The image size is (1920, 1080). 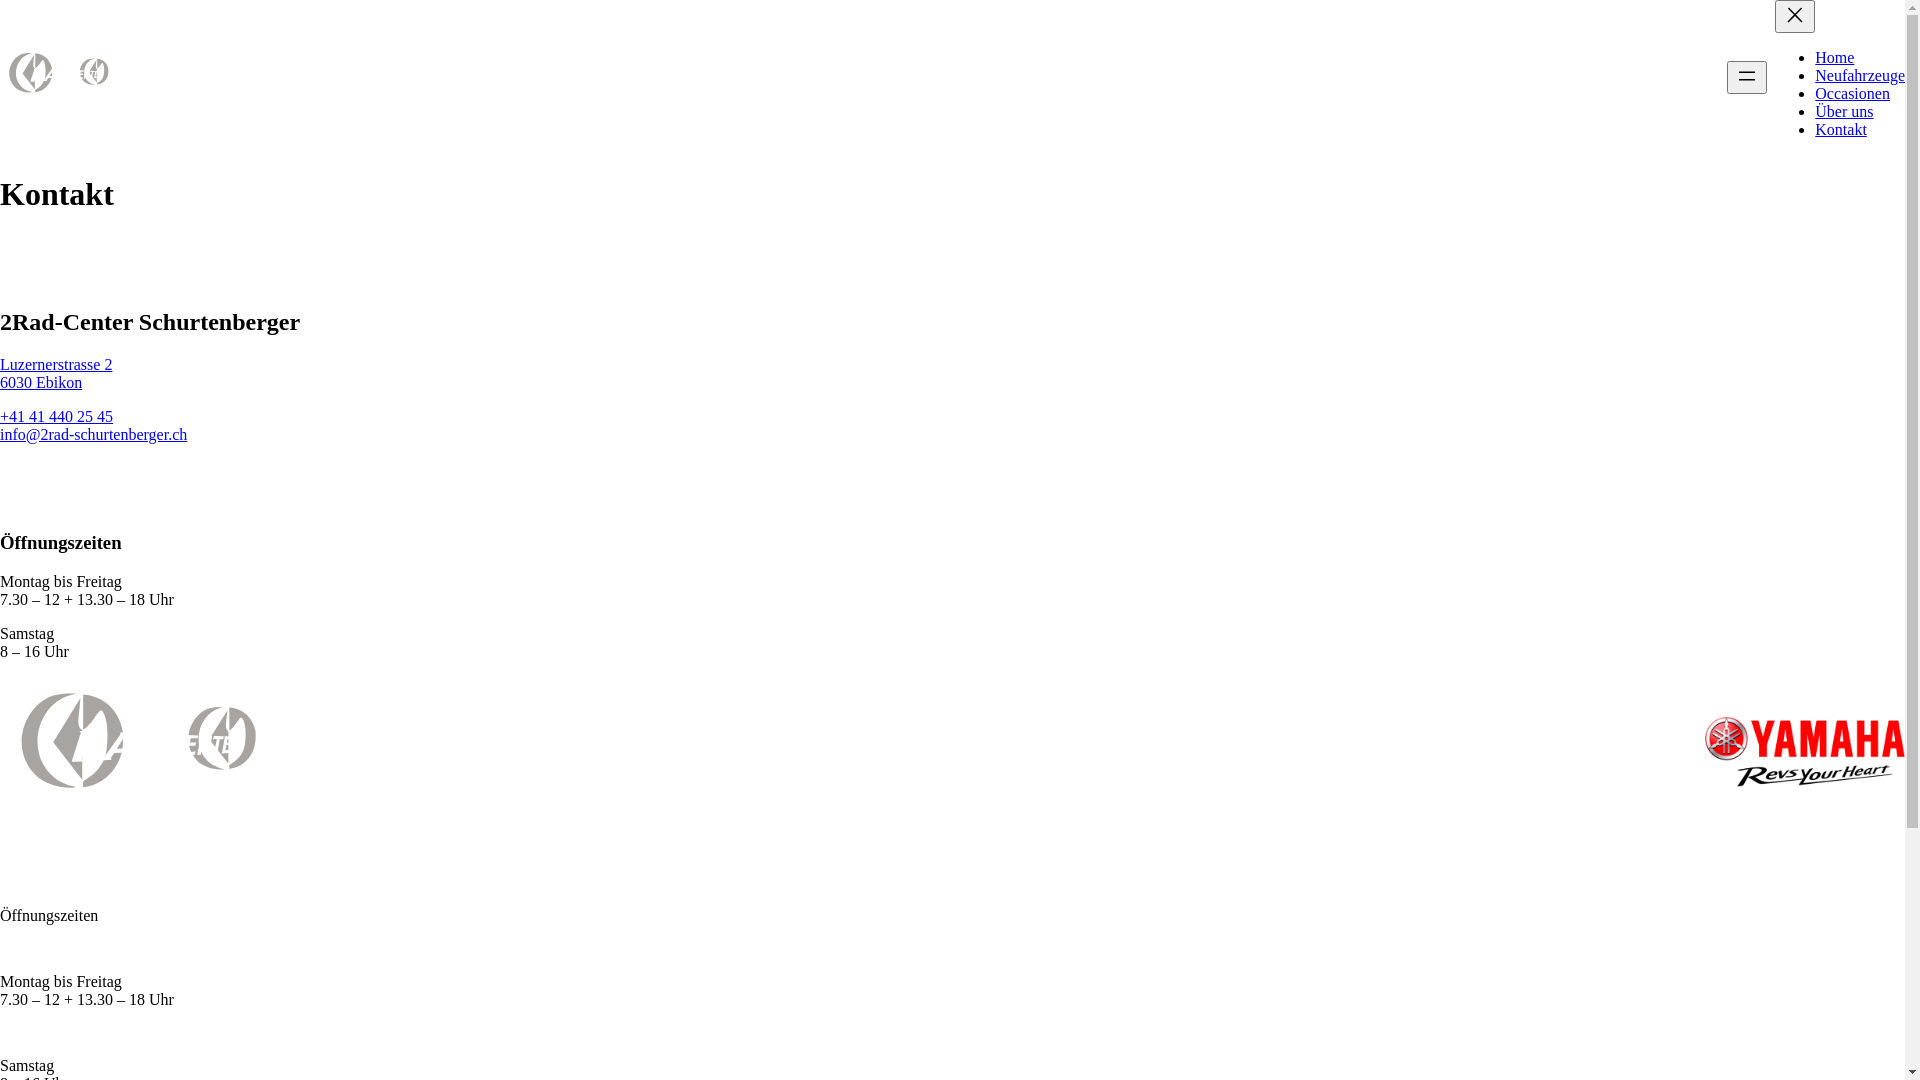 I want to click on 'Luzernerstrasse 2, so click(x=56, y=373).